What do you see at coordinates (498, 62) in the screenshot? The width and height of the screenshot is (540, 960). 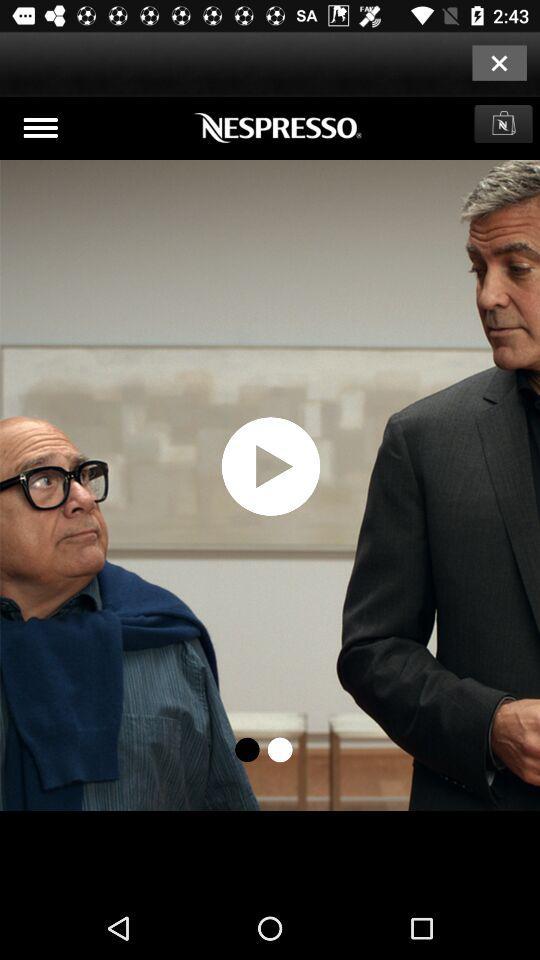 I see `close` at bounding box center [498, 62].